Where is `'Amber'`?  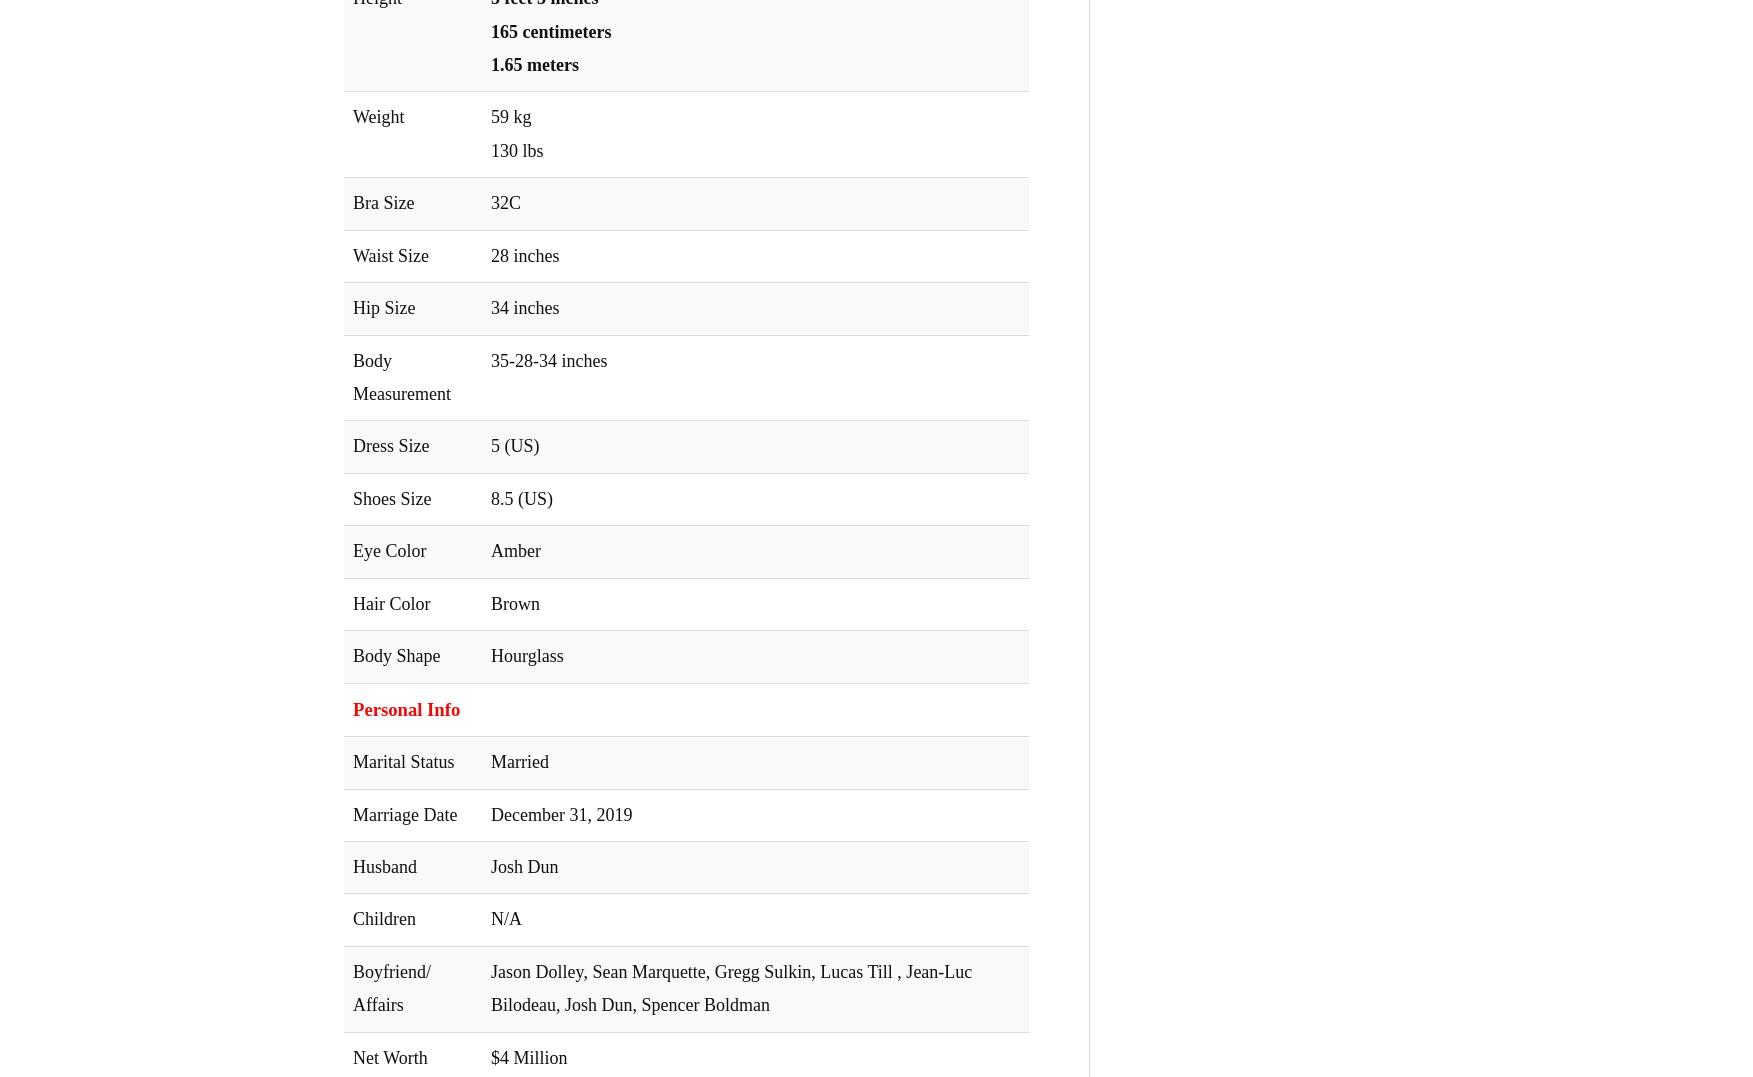
'Amber' is located at coordinates (516, 550).